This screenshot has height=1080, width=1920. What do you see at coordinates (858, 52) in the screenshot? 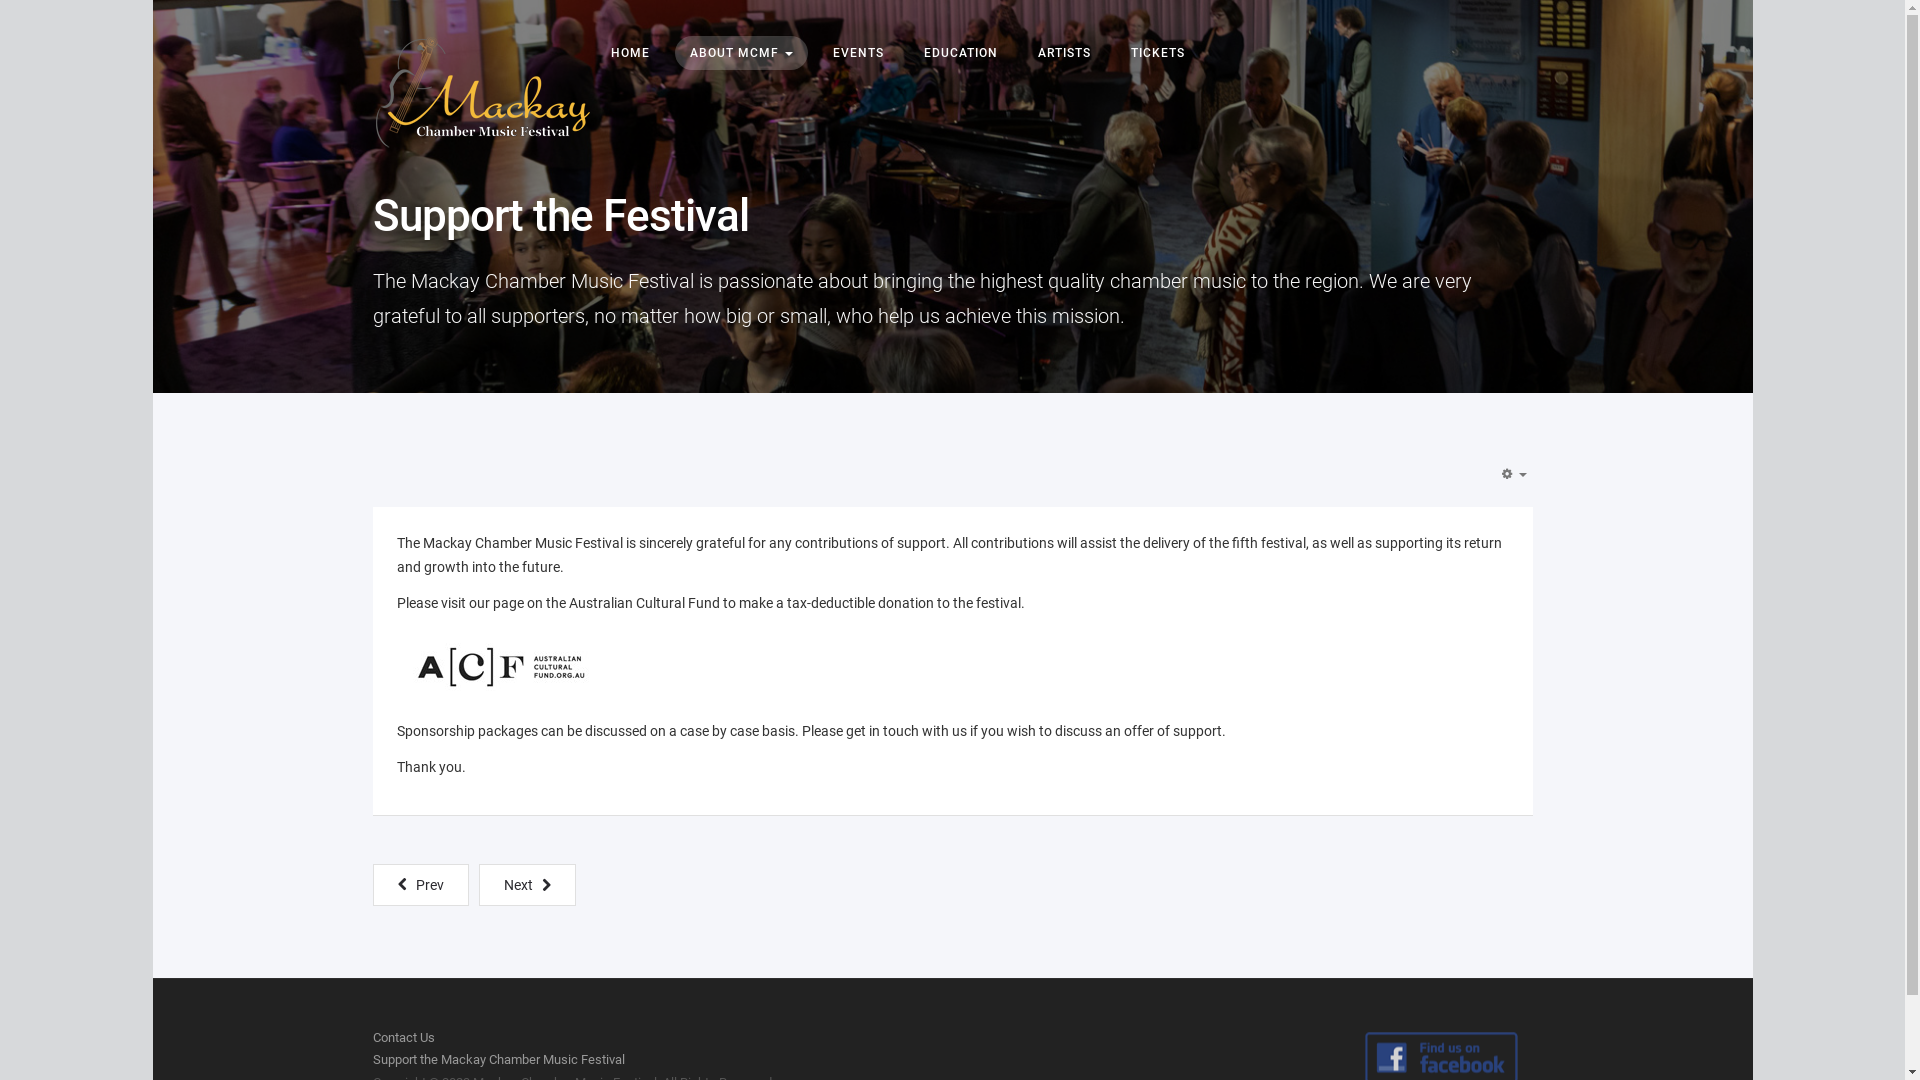
I see `'EVENTS'` at bounding box center [858, 52].